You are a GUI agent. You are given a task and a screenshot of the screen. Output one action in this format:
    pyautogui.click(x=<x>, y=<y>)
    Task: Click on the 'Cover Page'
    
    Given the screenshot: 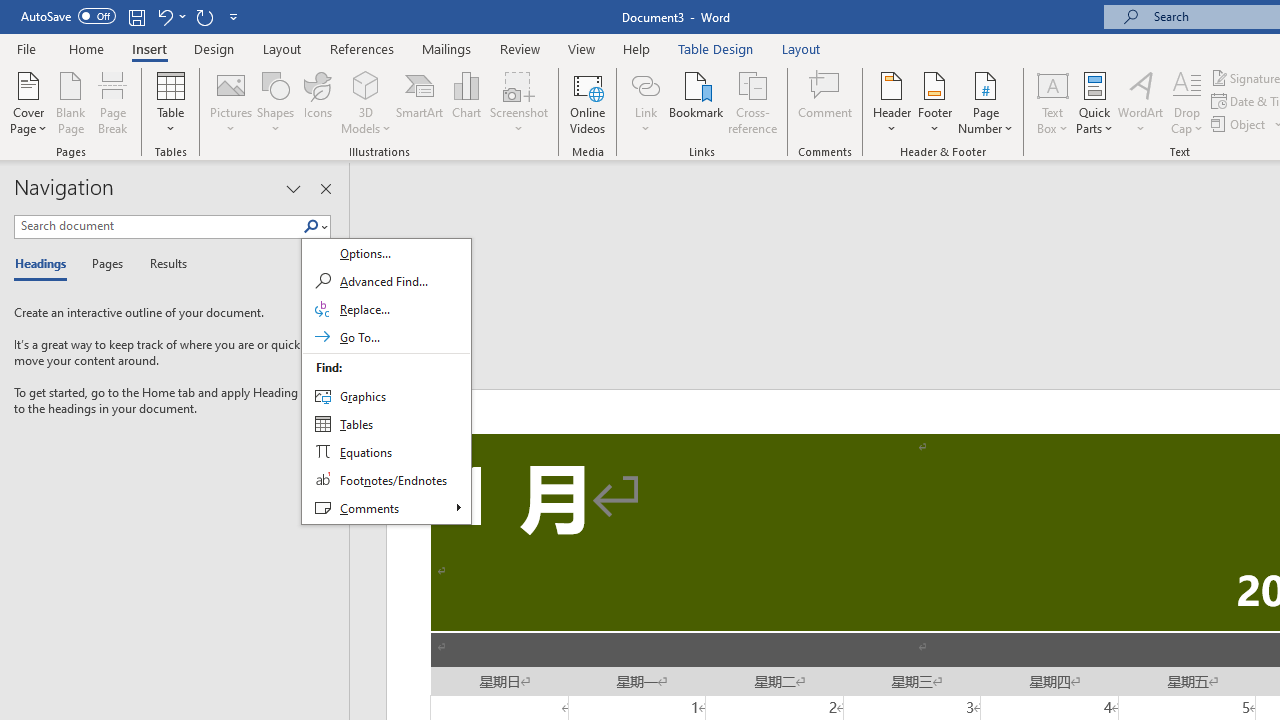 What is the action you would take?
    pyautogui.click(x=28, y=103)
    